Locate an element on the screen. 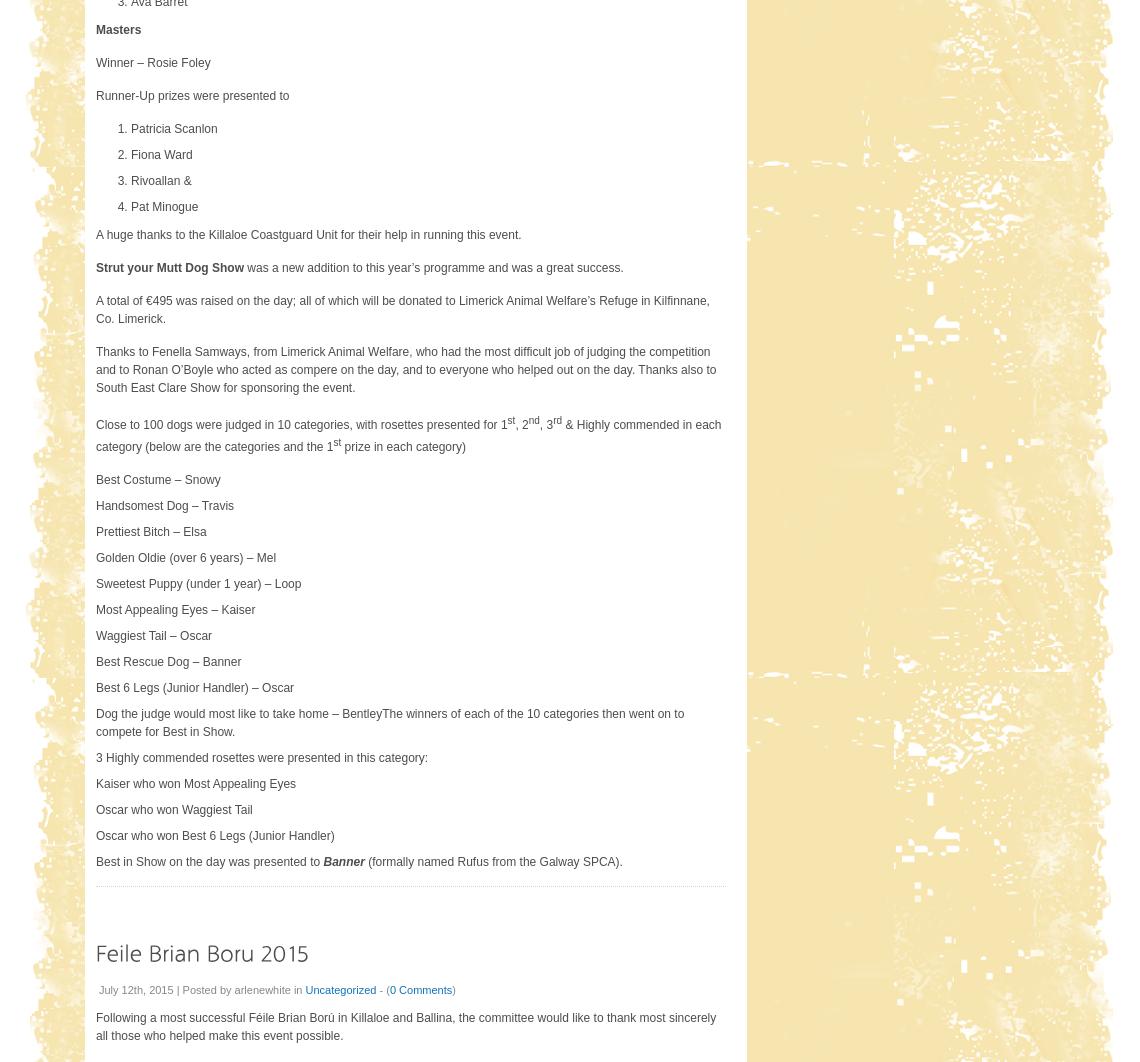 This screenshot has width=1140, height=1062. 'Handsomest Dog – Travis' is located at coordinates (164, 503).